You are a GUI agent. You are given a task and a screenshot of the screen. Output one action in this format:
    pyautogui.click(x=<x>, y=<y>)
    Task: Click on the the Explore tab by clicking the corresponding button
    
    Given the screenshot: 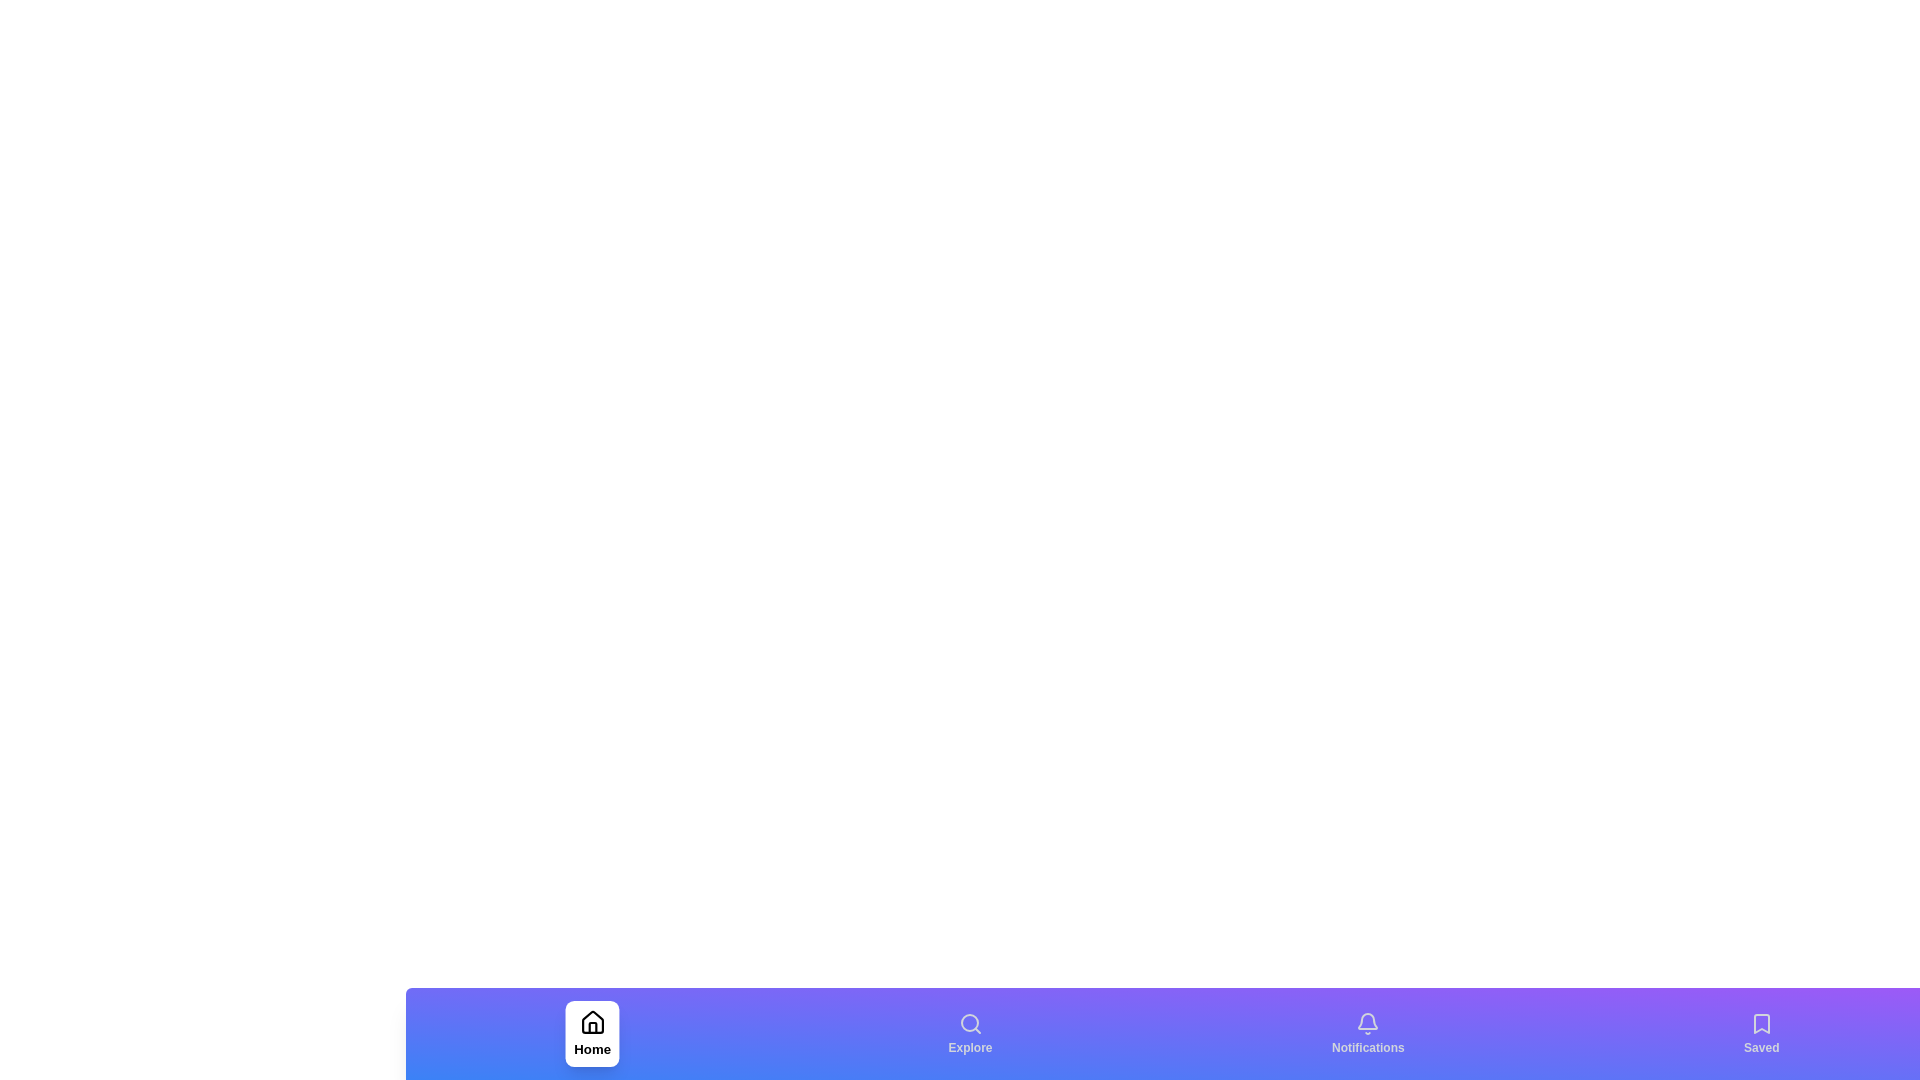 What is the action you would take?
    pyautogui.click(x=969, y=1033)
    